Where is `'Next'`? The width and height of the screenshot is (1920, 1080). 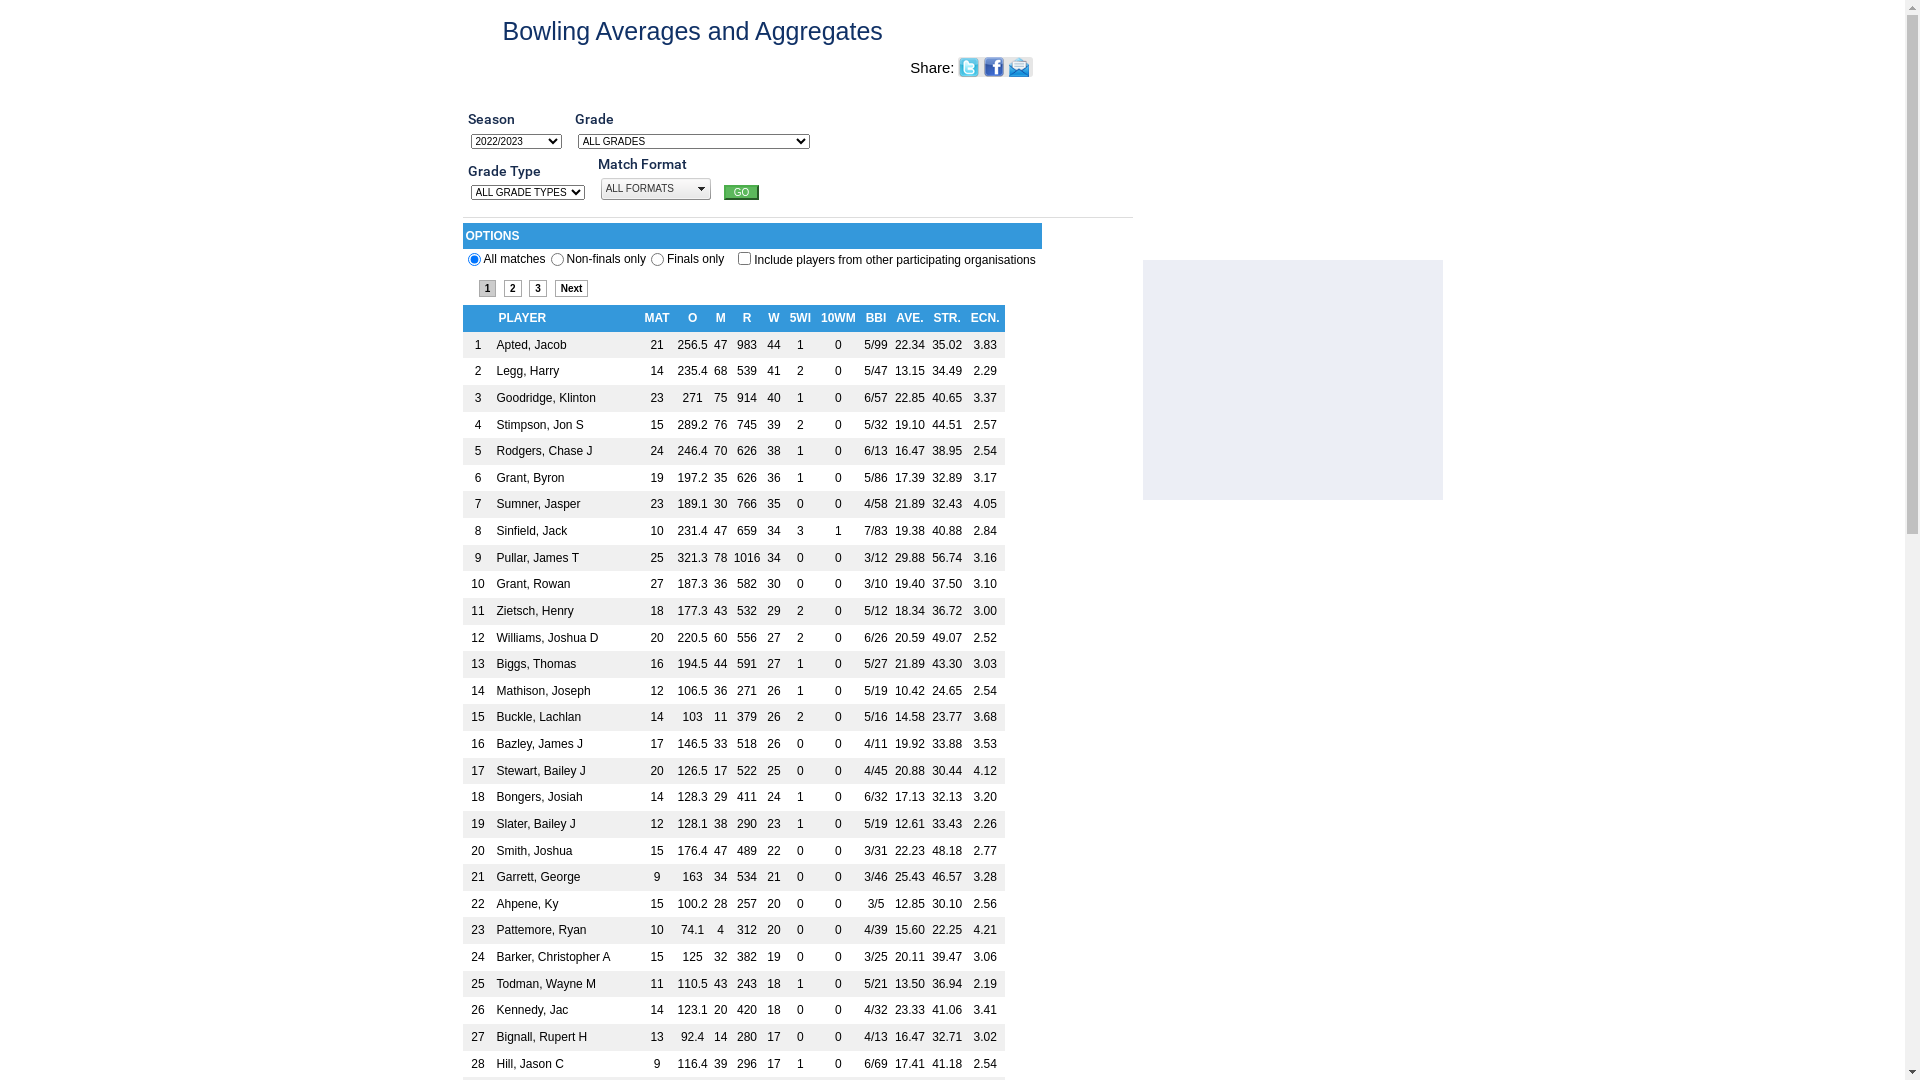 'Next' is located at coordinates (570, 288).